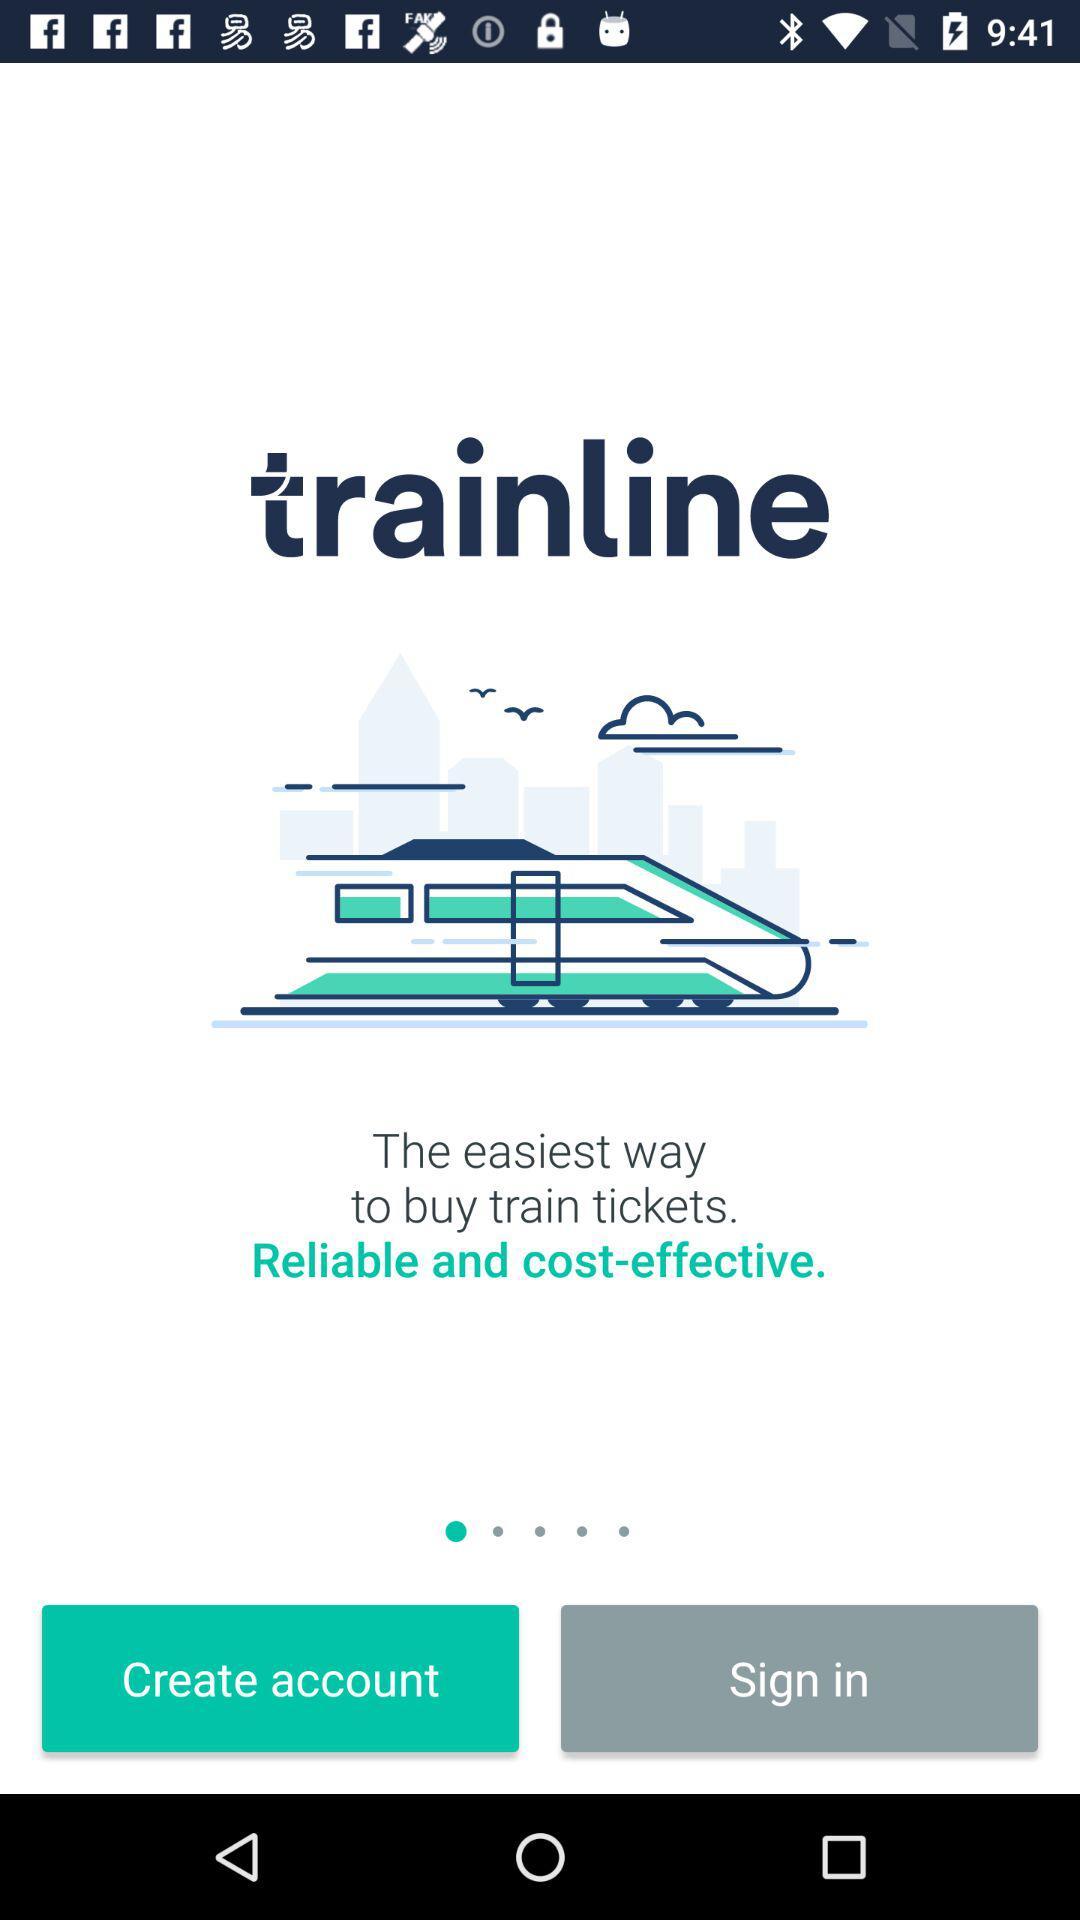 The width and height of the screenshot is (1080, 1920). What do you see at coordinates (280, 1678) in the screenshot?
I see `icon to the left of sign in icon` at bounding box center [280, 1678].